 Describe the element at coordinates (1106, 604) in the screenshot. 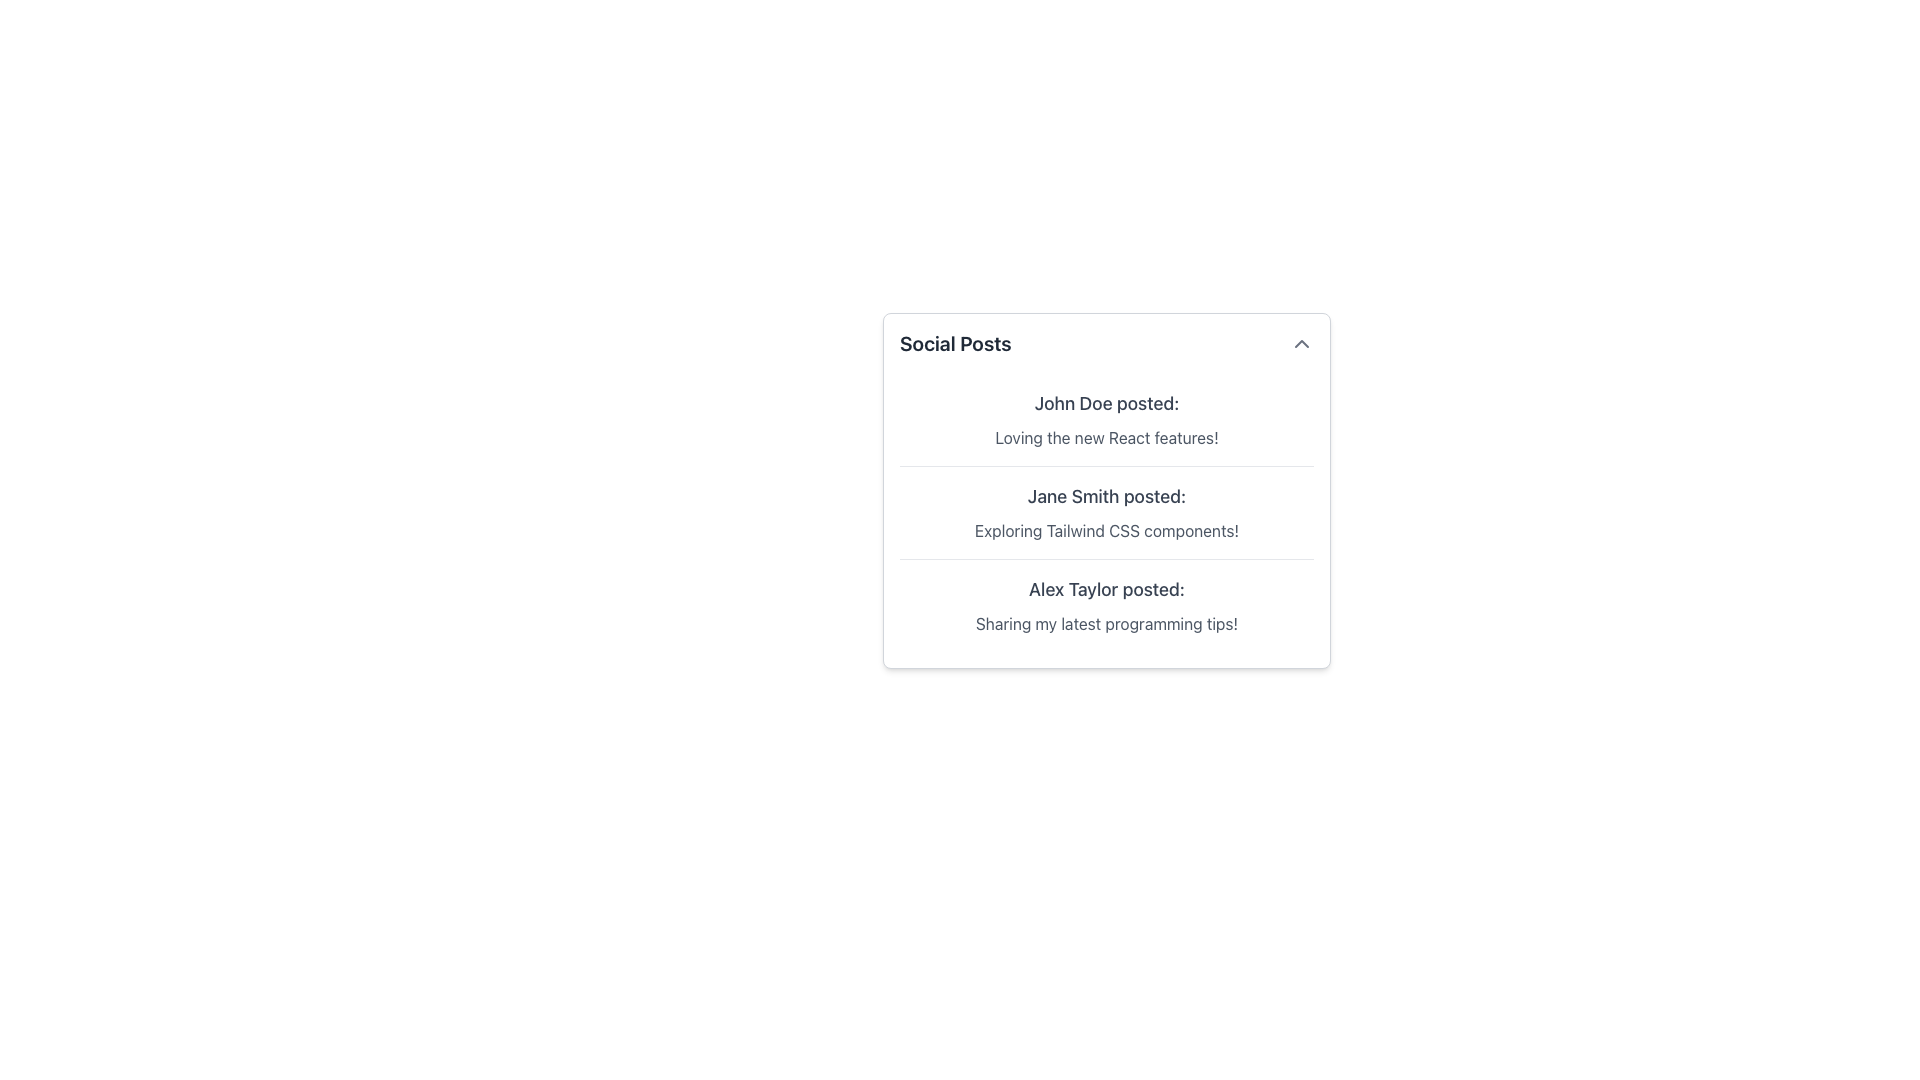

I see `the static text block displaying the user's post information, which is the third post in the list beneath 'Jane Smith posted: Exploring Tailwind CSS components!'` at that location.